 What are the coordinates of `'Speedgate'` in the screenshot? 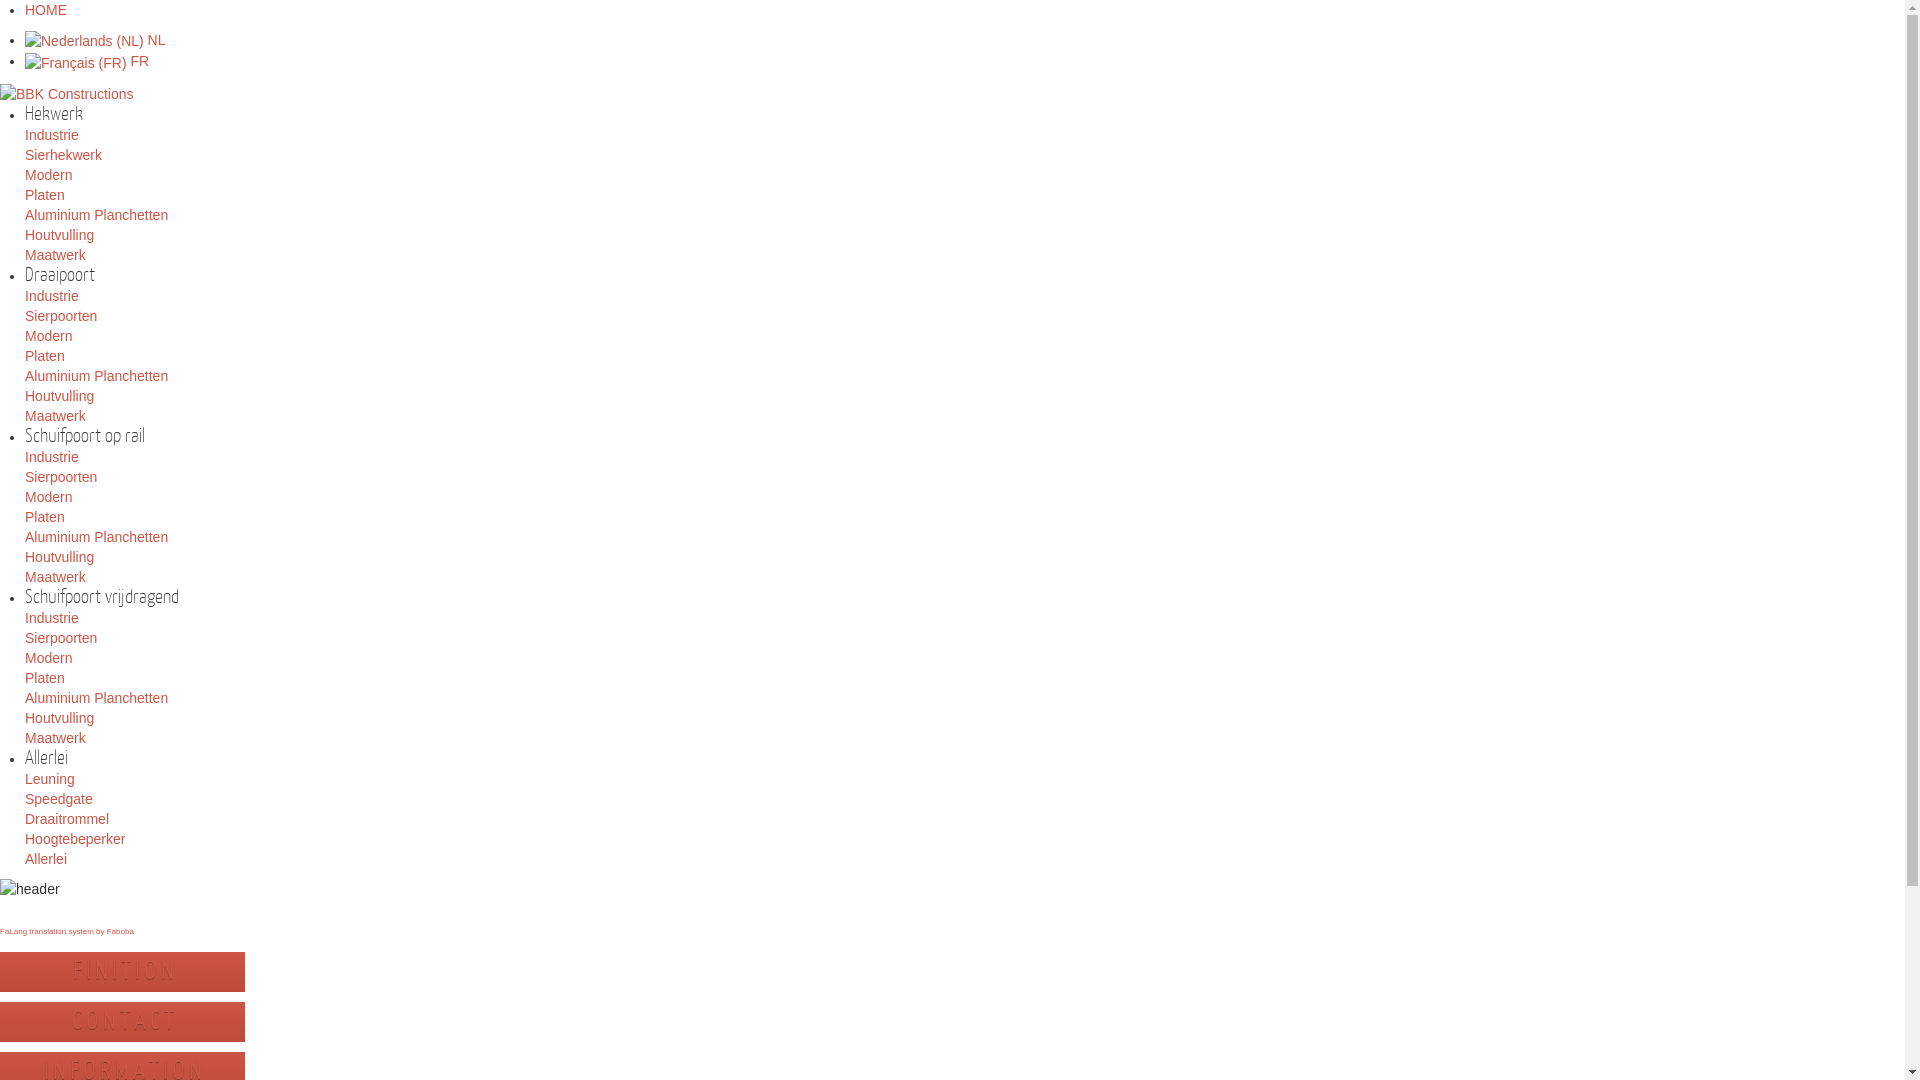 It's located at (58, 797).